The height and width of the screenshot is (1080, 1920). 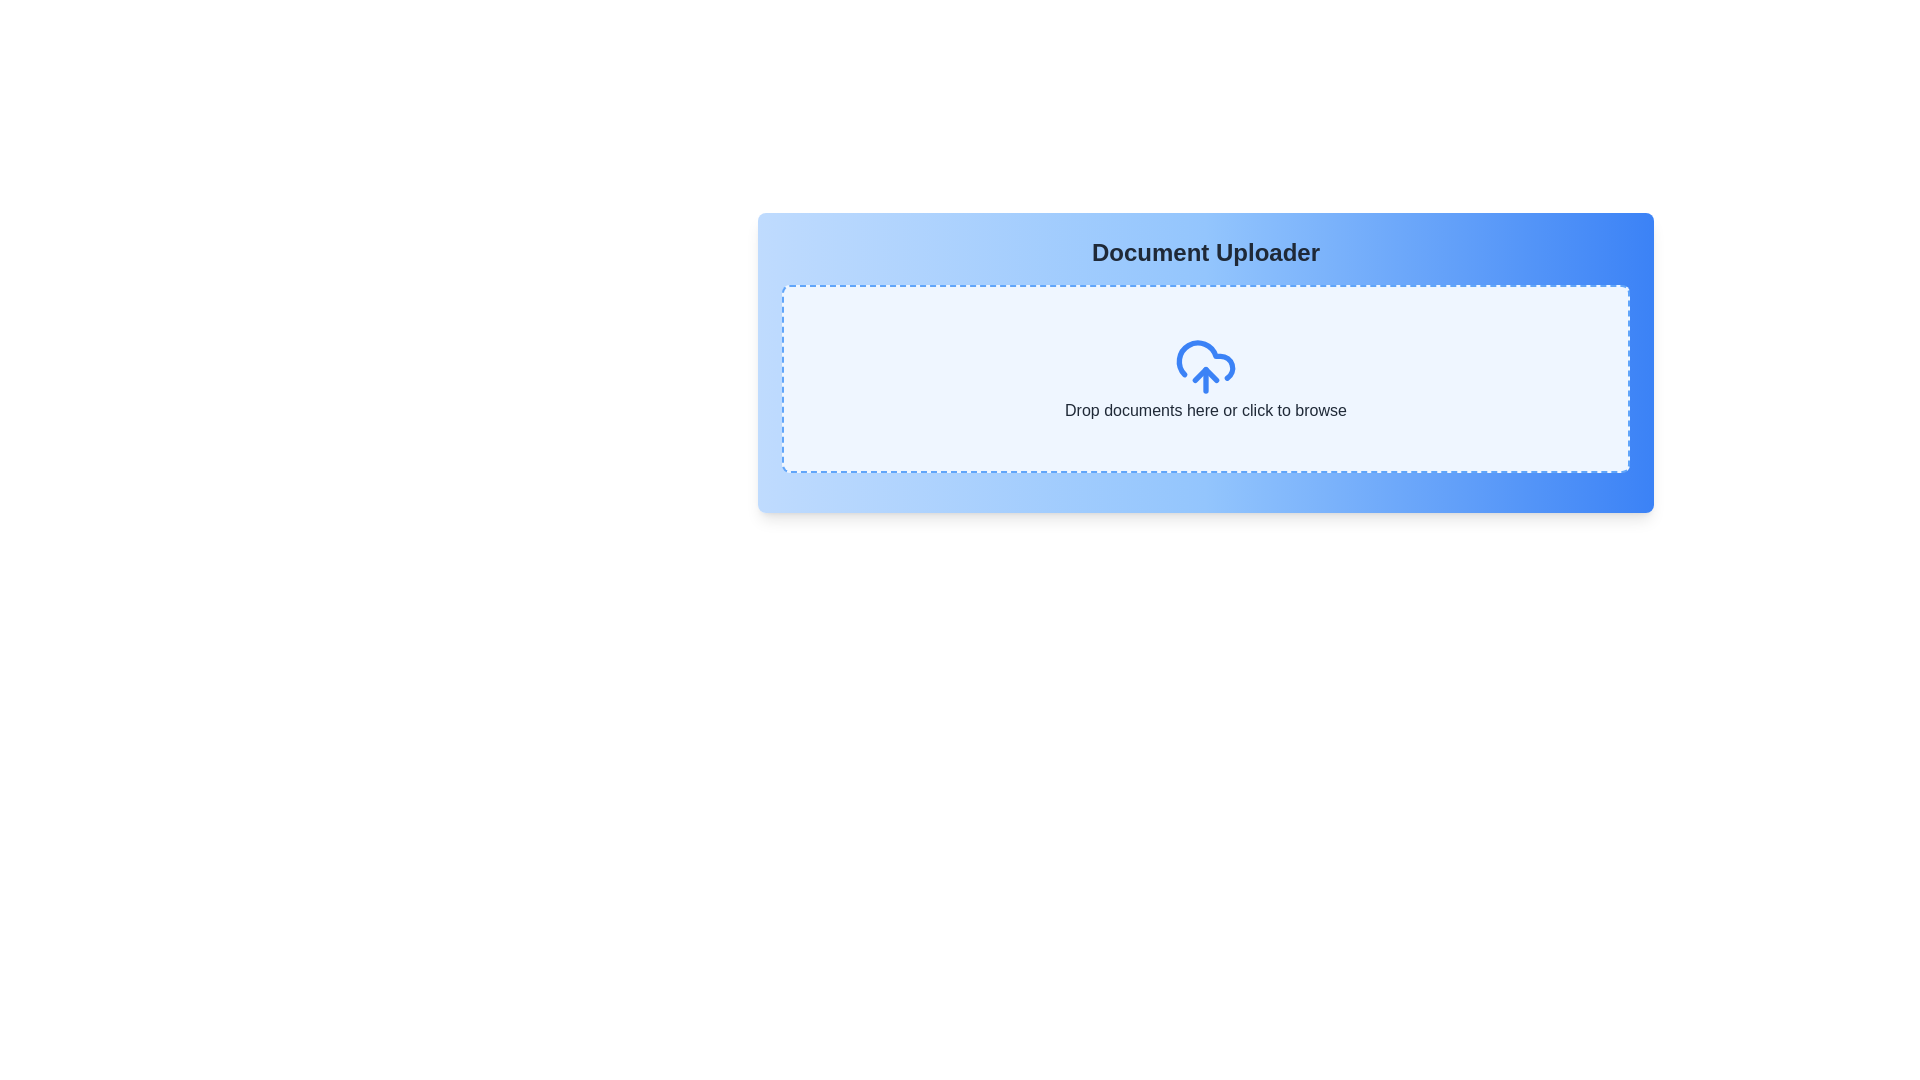 I want to click on the decorative cloud-shaped icon with an upward arrow, which is styled in blue and located above the text 'Drop documents here or click to browse', so click(x=1204, y=366).